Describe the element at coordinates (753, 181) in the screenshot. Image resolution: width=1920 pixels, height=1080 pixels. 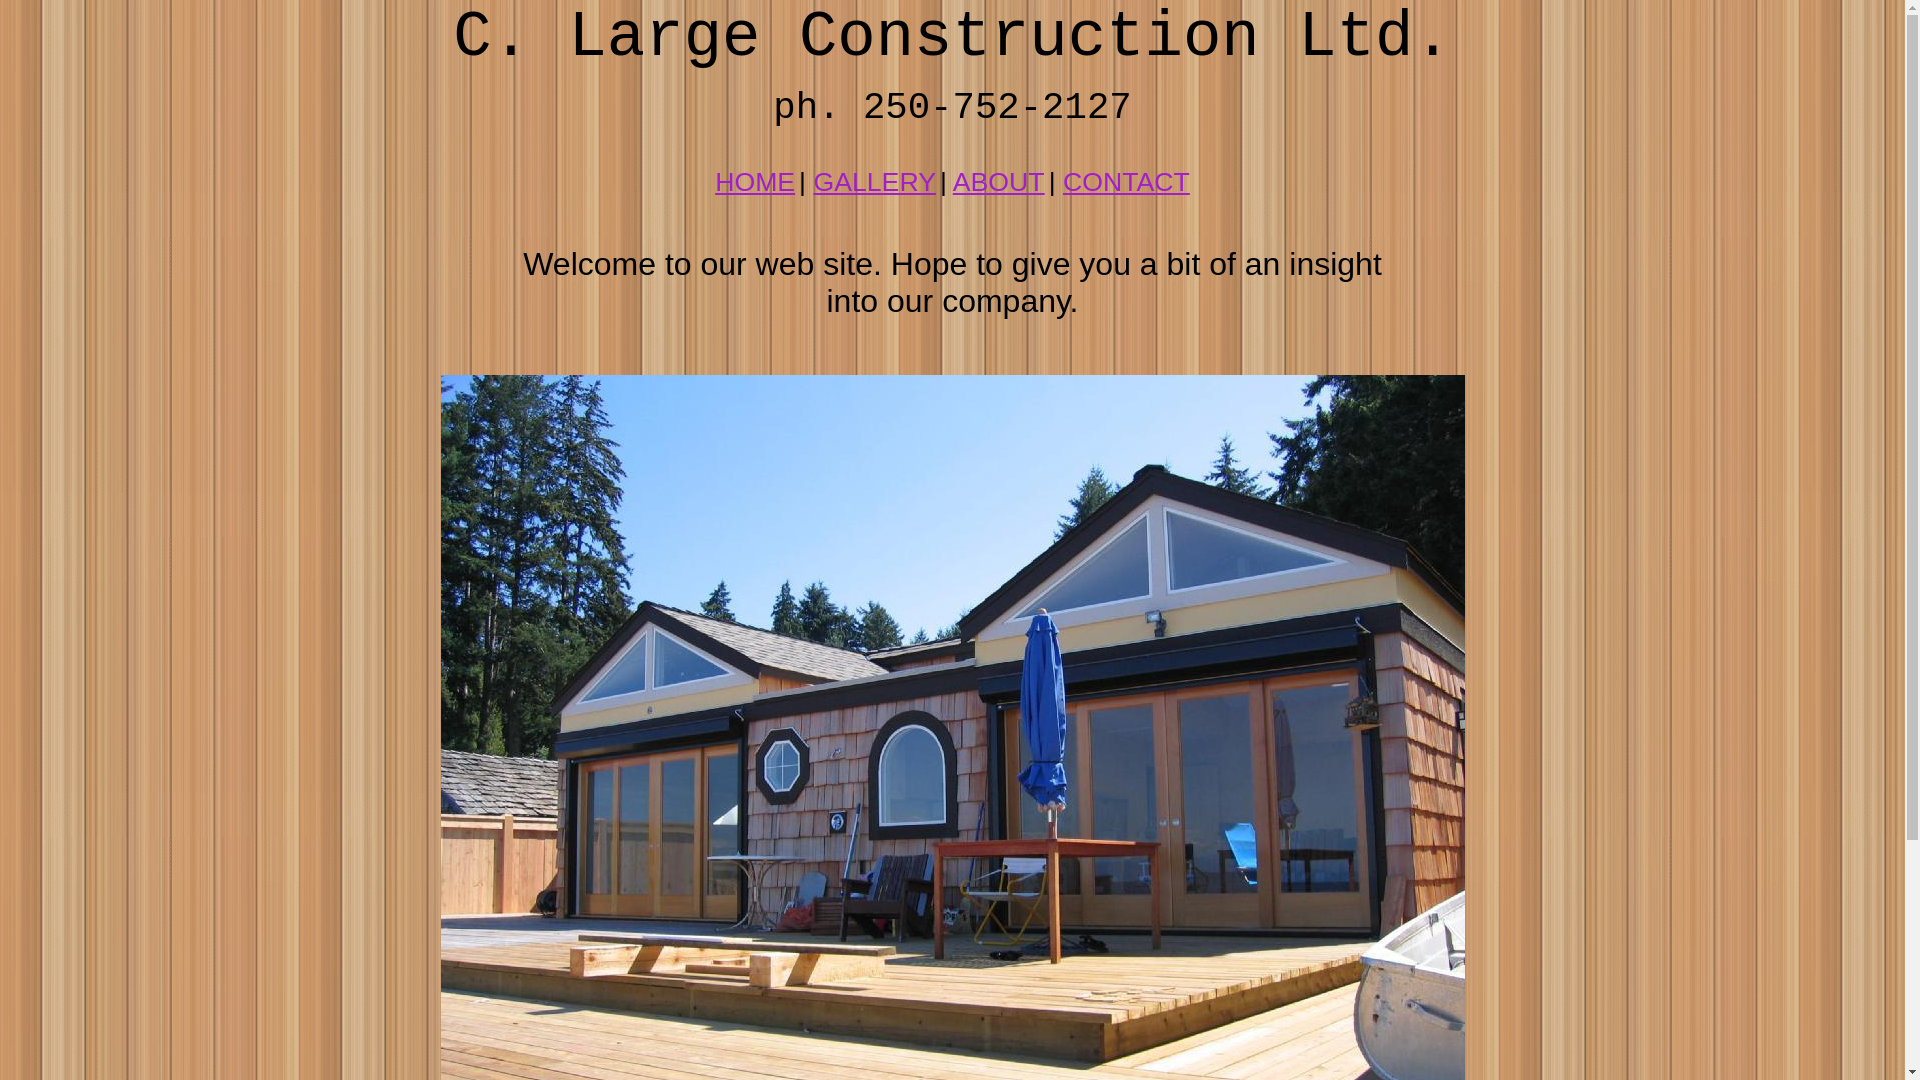
I see `'HOME'` at that location.